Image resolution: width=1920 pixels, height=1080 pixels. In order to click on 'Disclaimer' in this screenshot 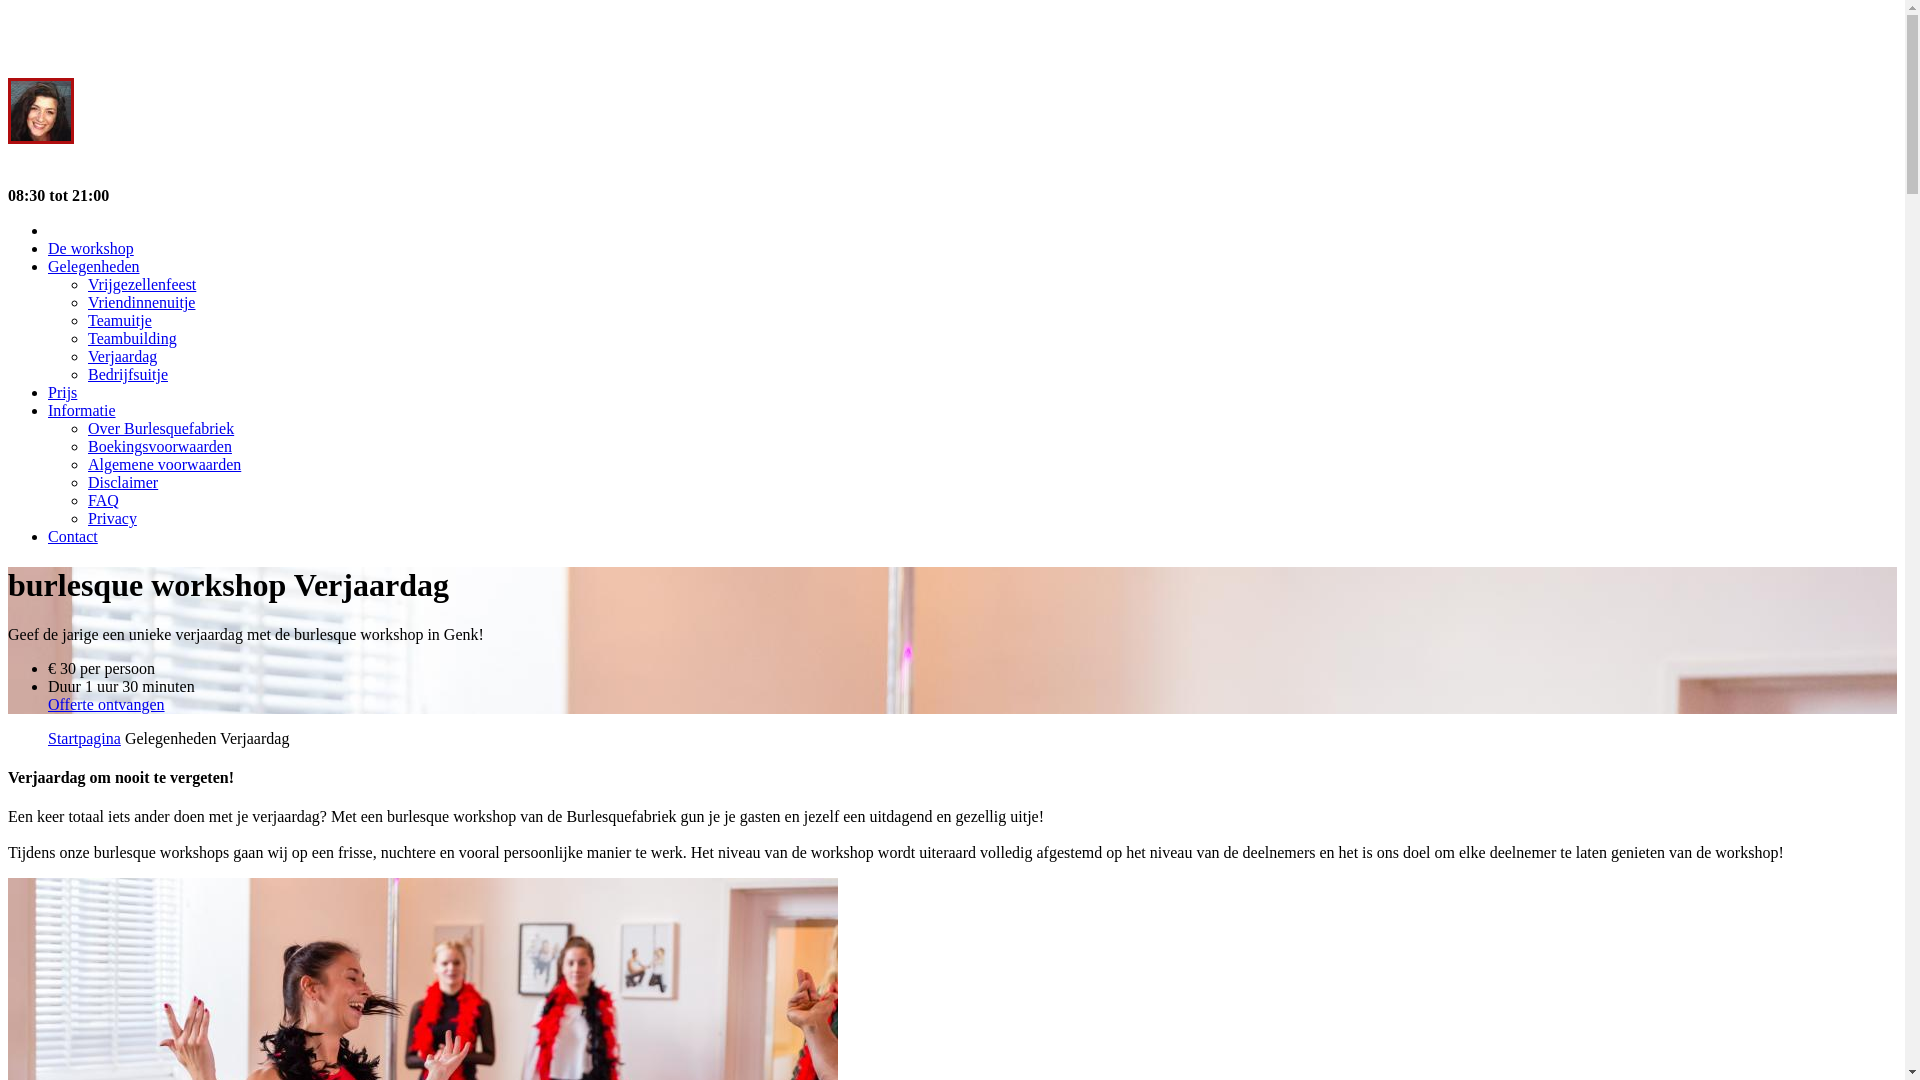, I will do `click(122, 482)`.